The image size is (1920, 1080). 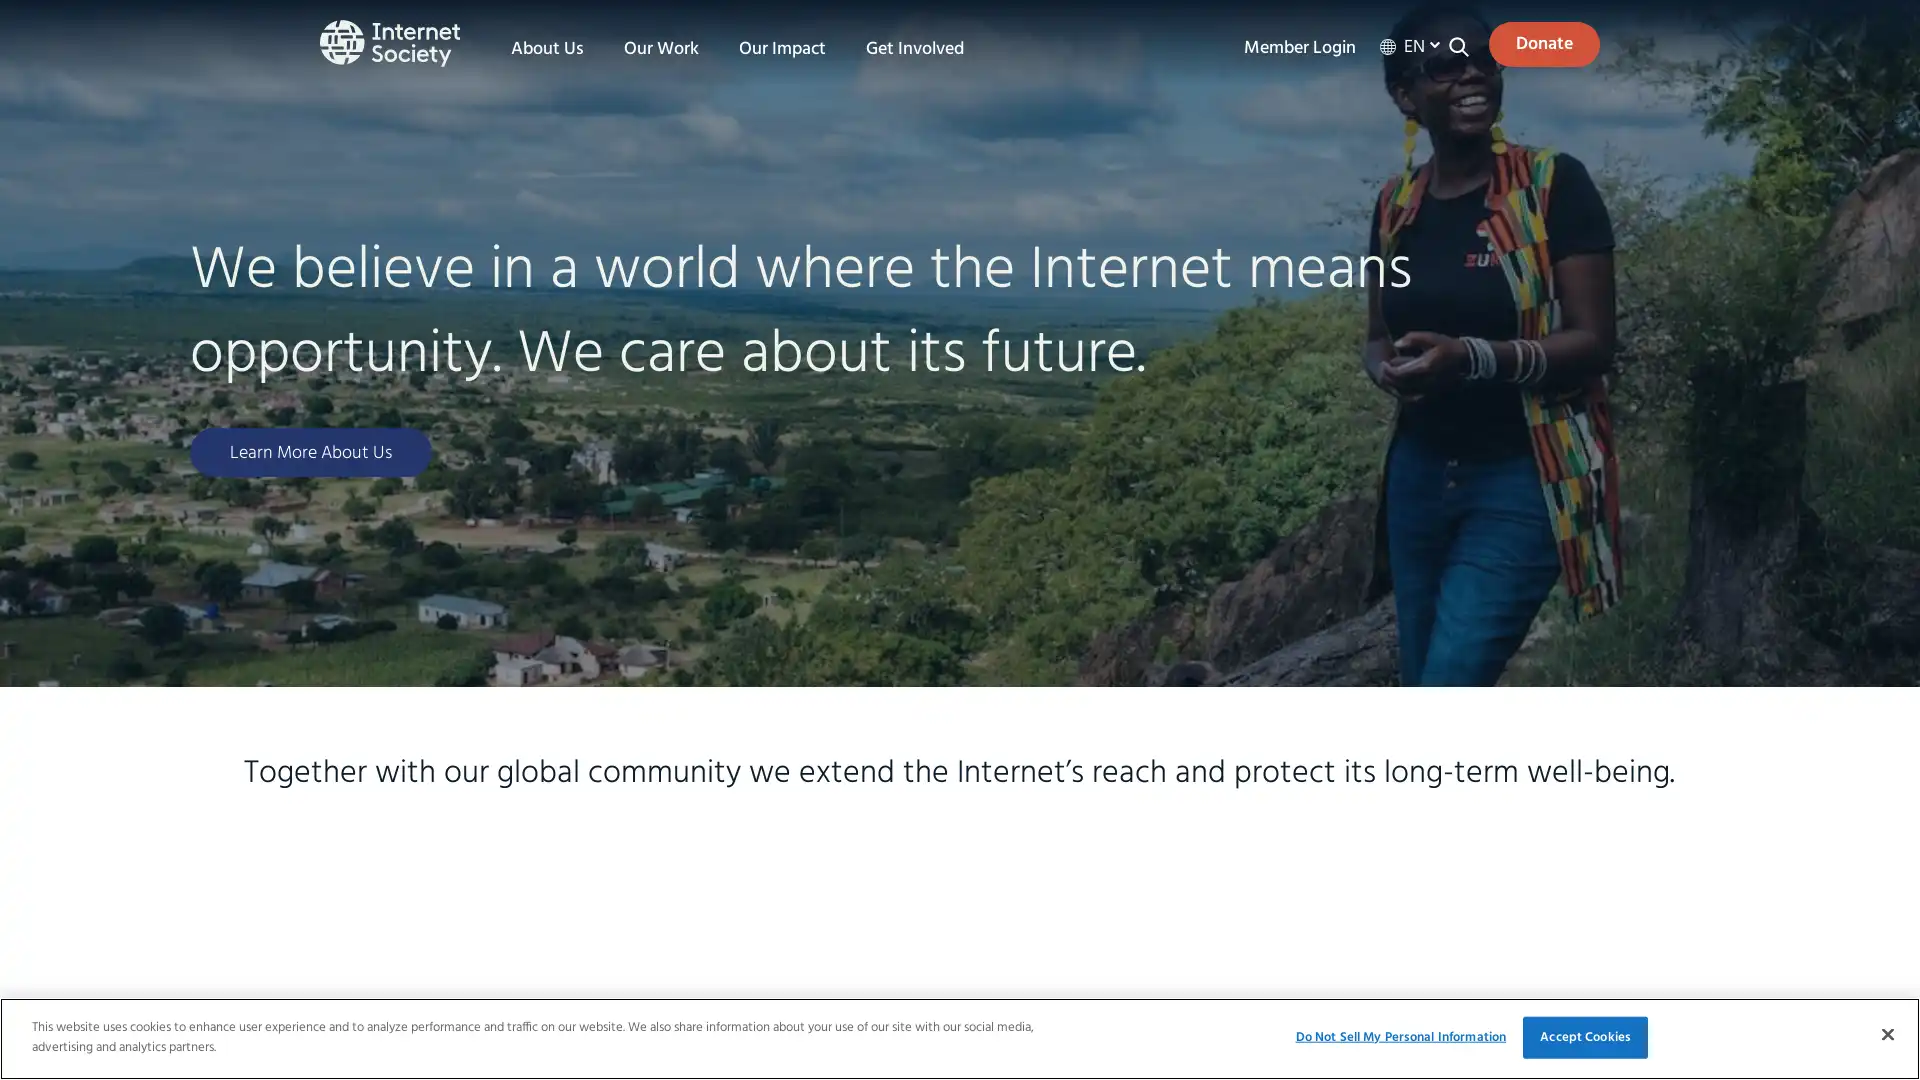 I want to click on Close, so click(x=1886, y=1033).